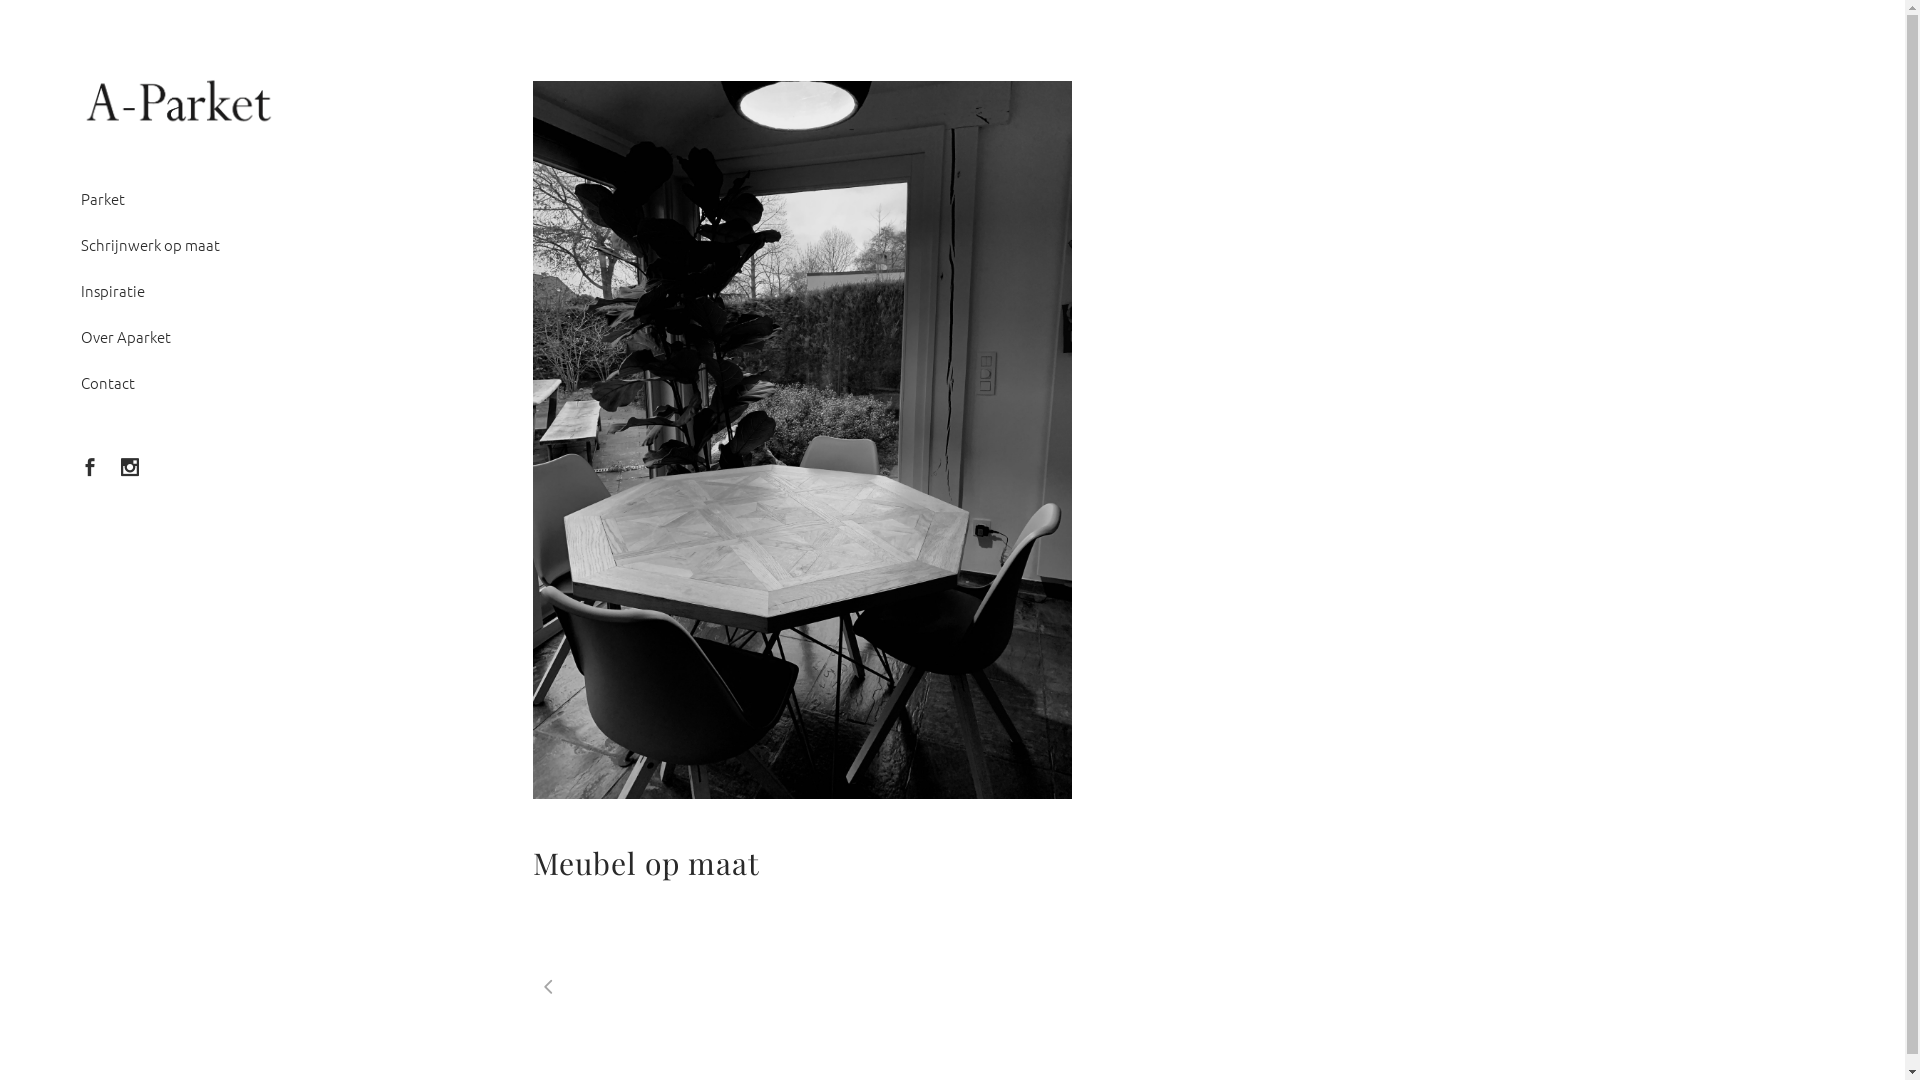  What do you see at coordinates (179, 199) in the screenshot?
I see `'Parket'` at bounding box center [179, 199].